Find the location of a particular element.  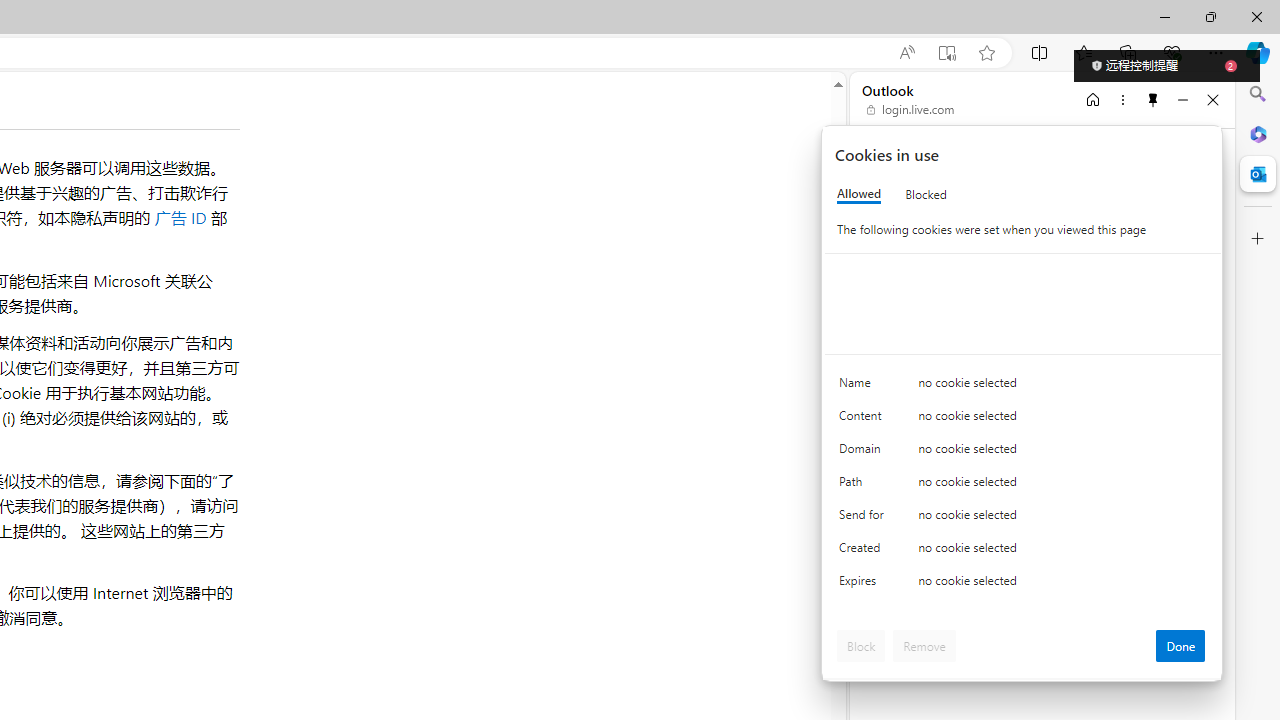

'Expires' is located at coordinates (865, 585).